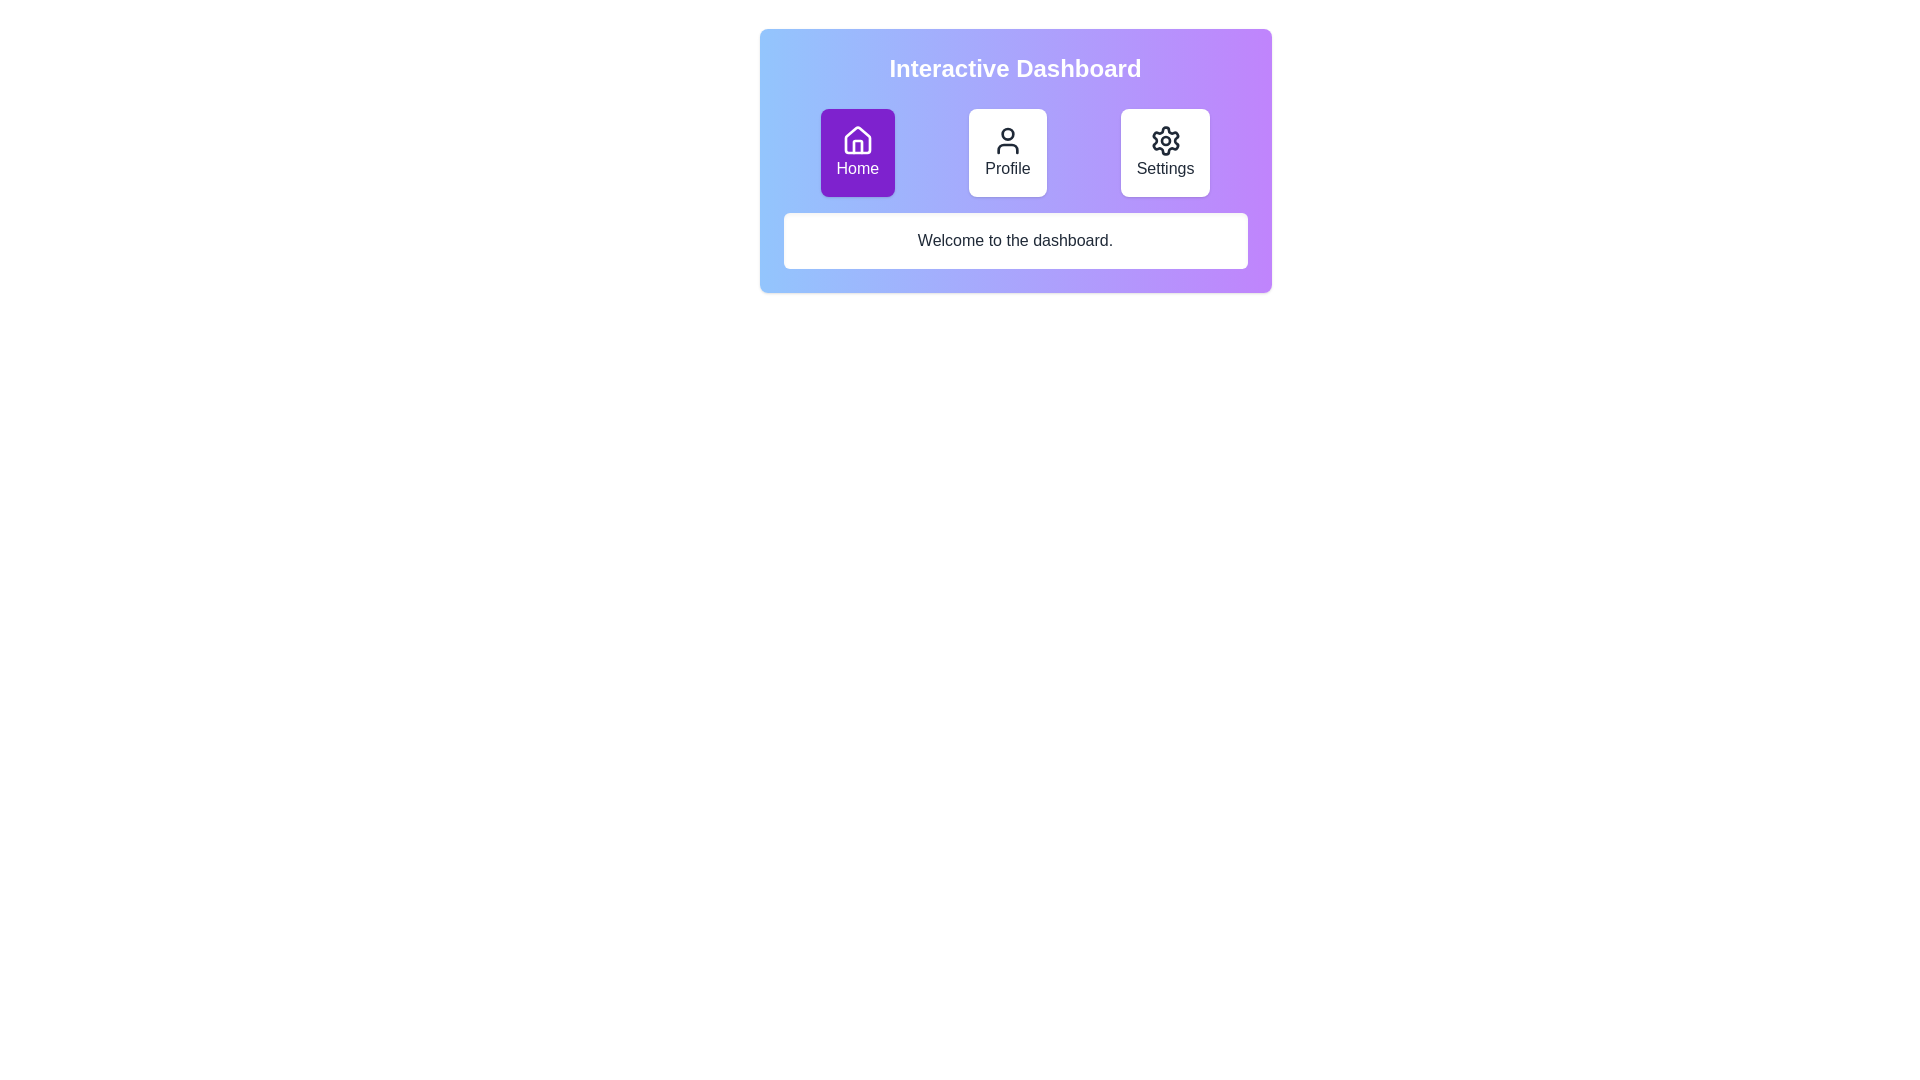 This screenshot has width=1920, height=1080. I want to click on the Home button to observe its hover effect, so click(857, 152).